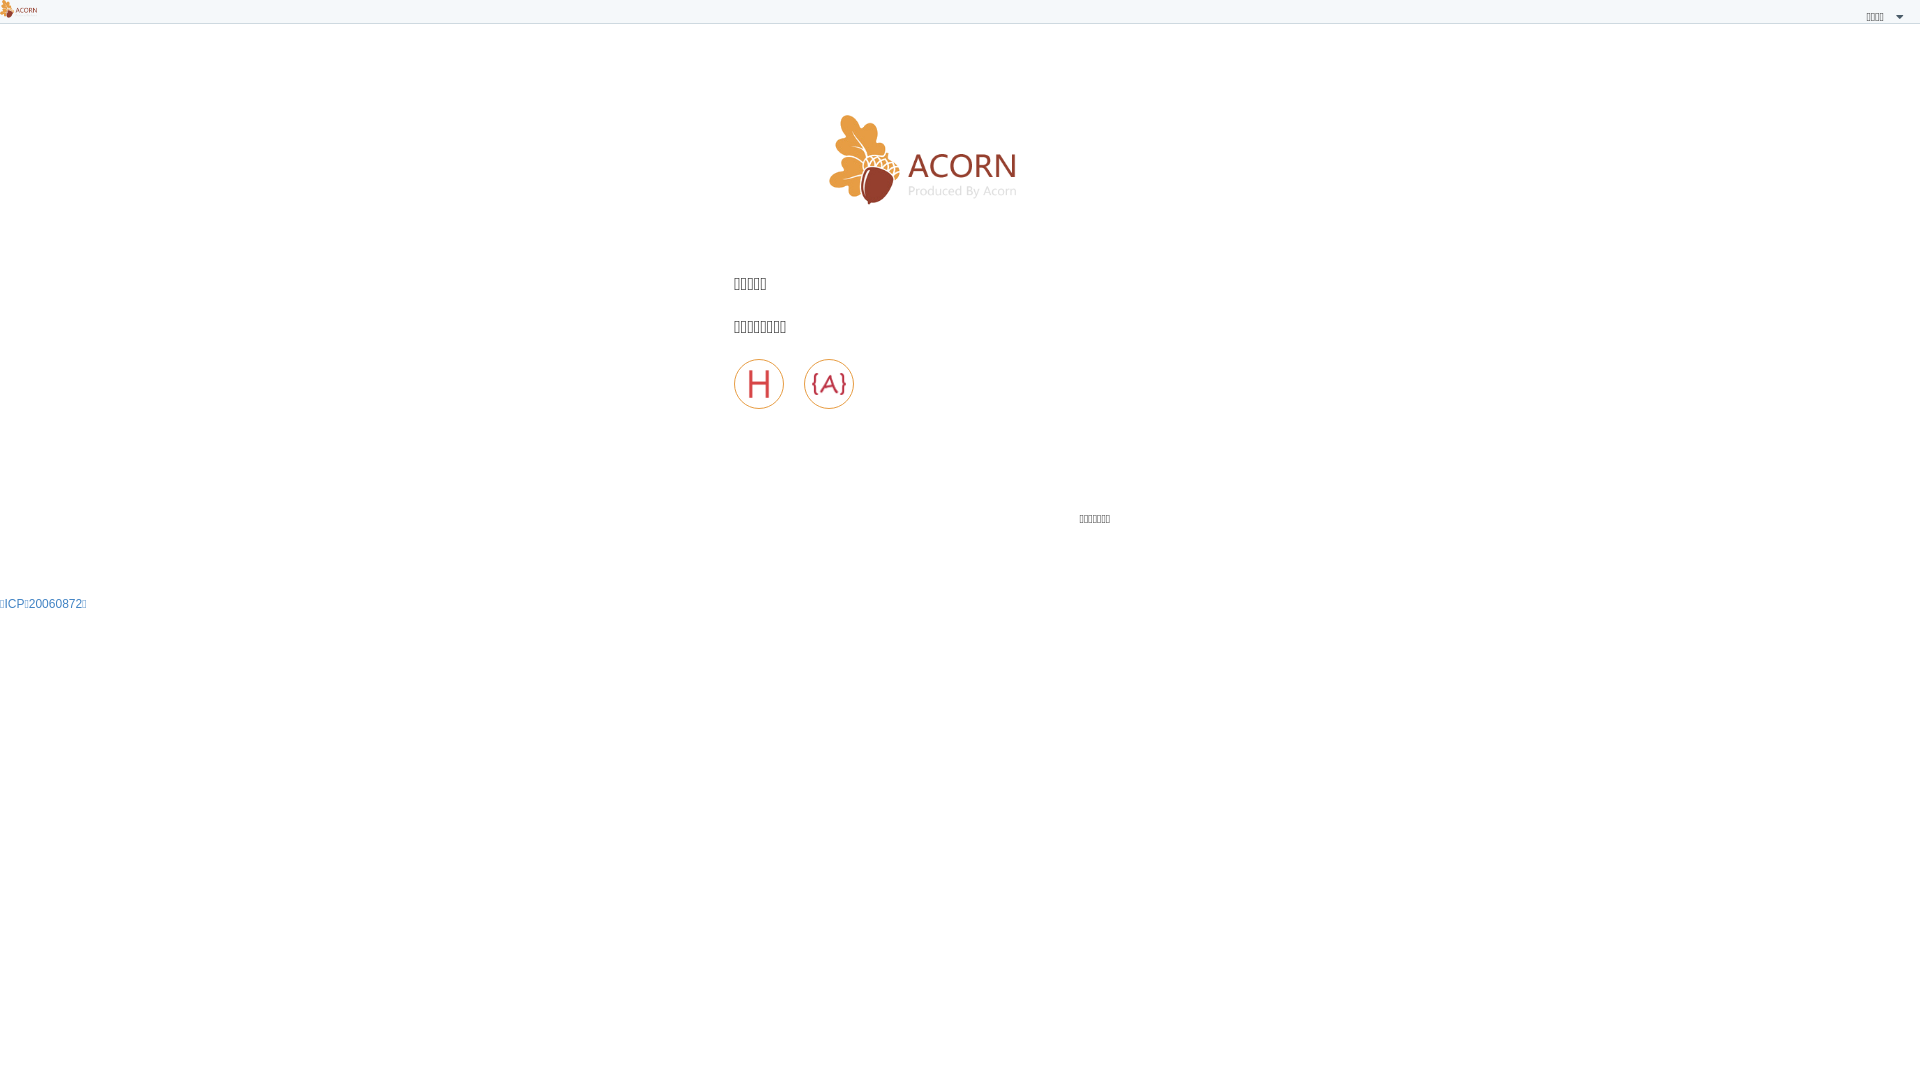 The height and width of the screenshot is (1080, 1920). I want to click on 'hello', so click(757, 384).